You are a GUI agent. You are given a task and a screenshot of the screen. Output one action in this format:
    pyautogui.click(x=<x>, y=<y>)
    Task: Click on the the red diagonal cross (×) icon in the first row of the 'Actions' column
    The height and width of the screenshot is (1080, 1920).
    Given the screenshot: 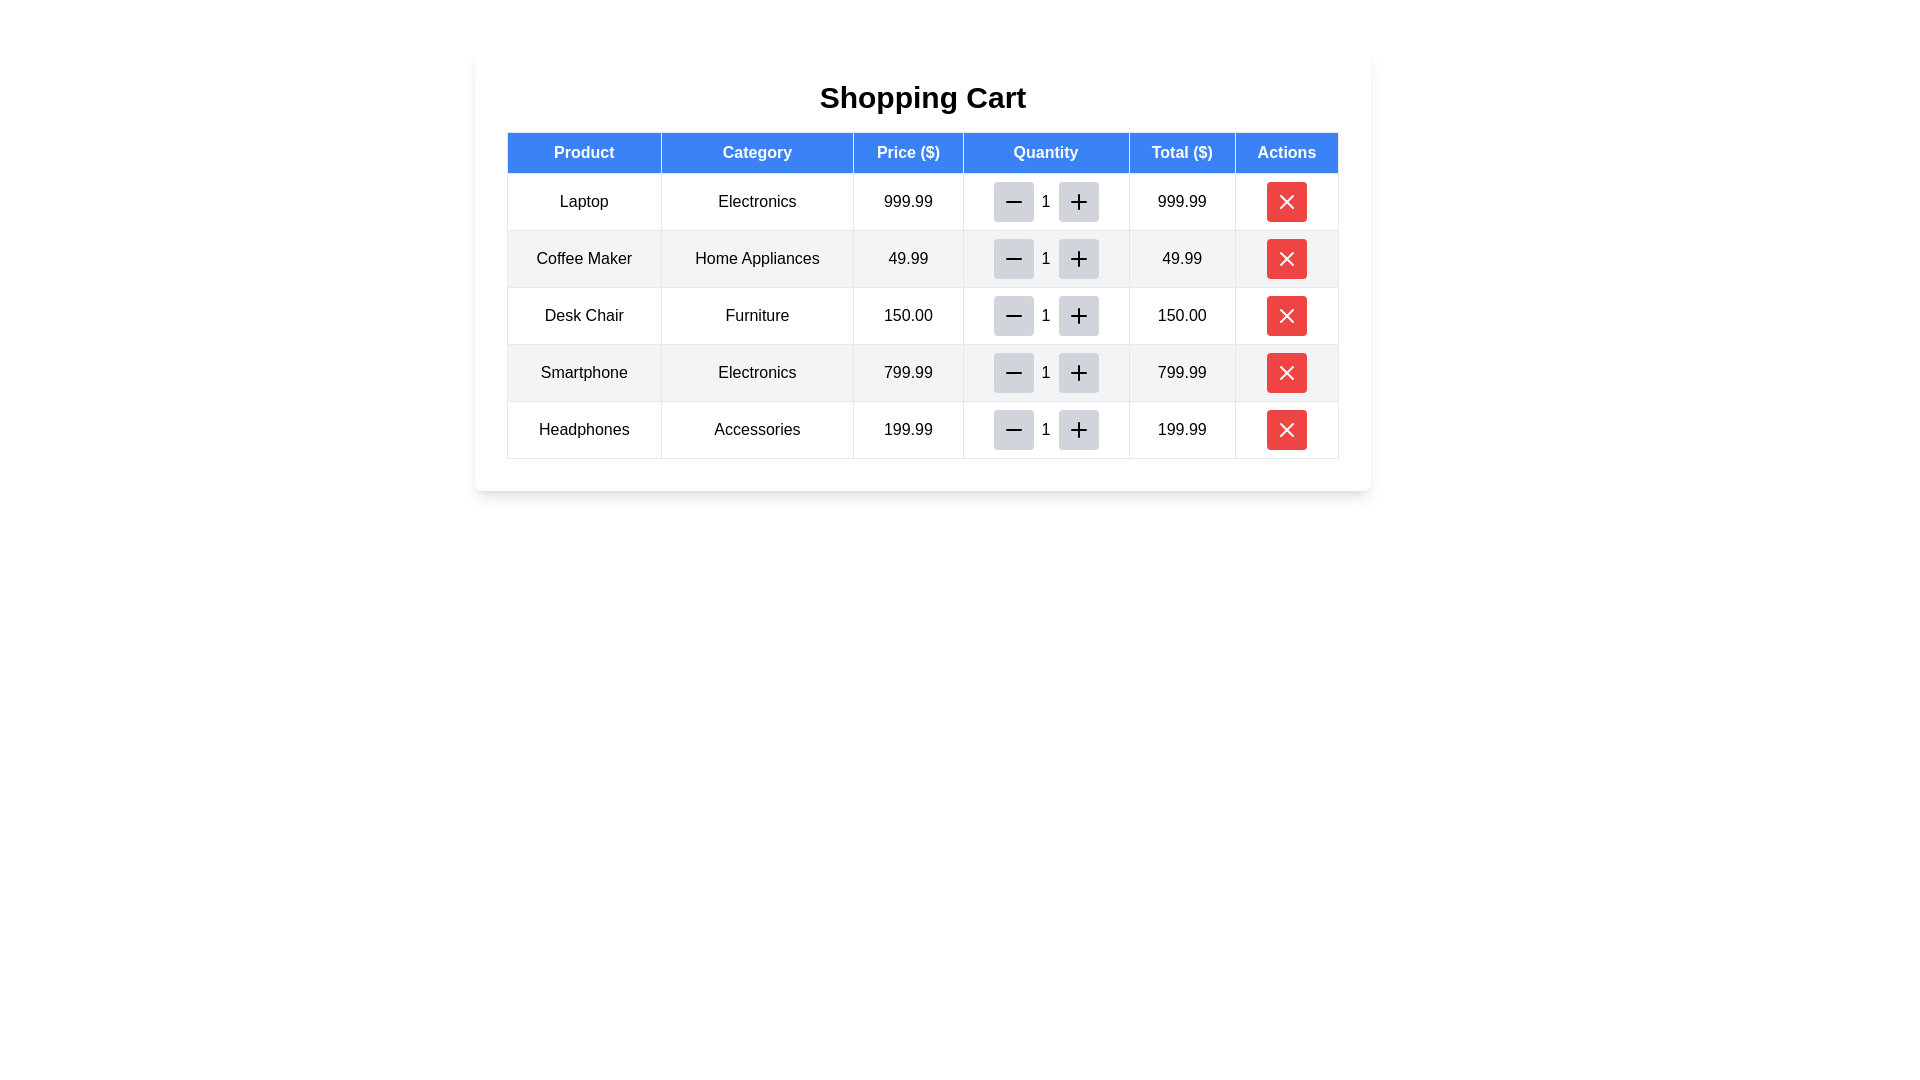 What is the action you would take?
    pyautogui.click(x=1286, y=201)
    